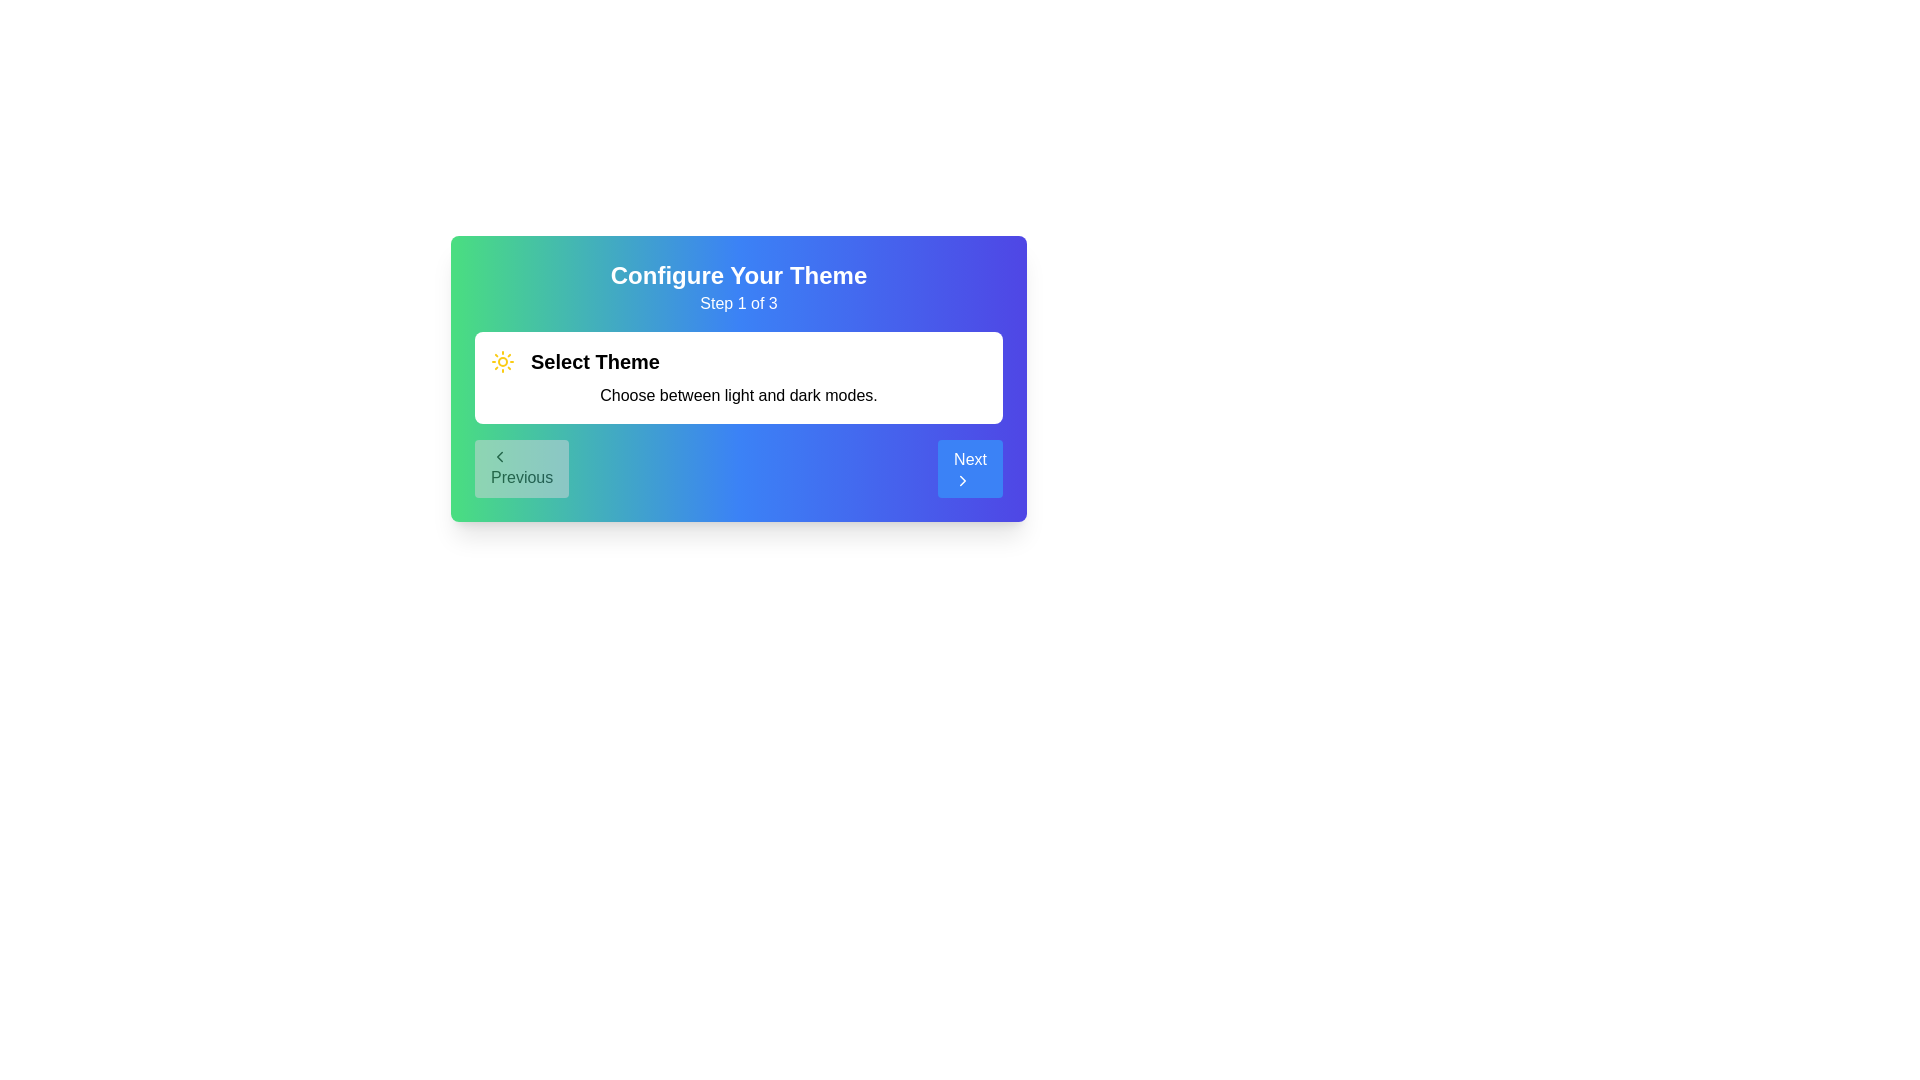 This screenshot has width=1920, height=1080. Describe the element at coordinates (499, 456) in the screenshot. I see `the navigation icon located at the leftmost portion of the 'Previous' button, which is situated at the lower left corner of the card-like interface` at that location.